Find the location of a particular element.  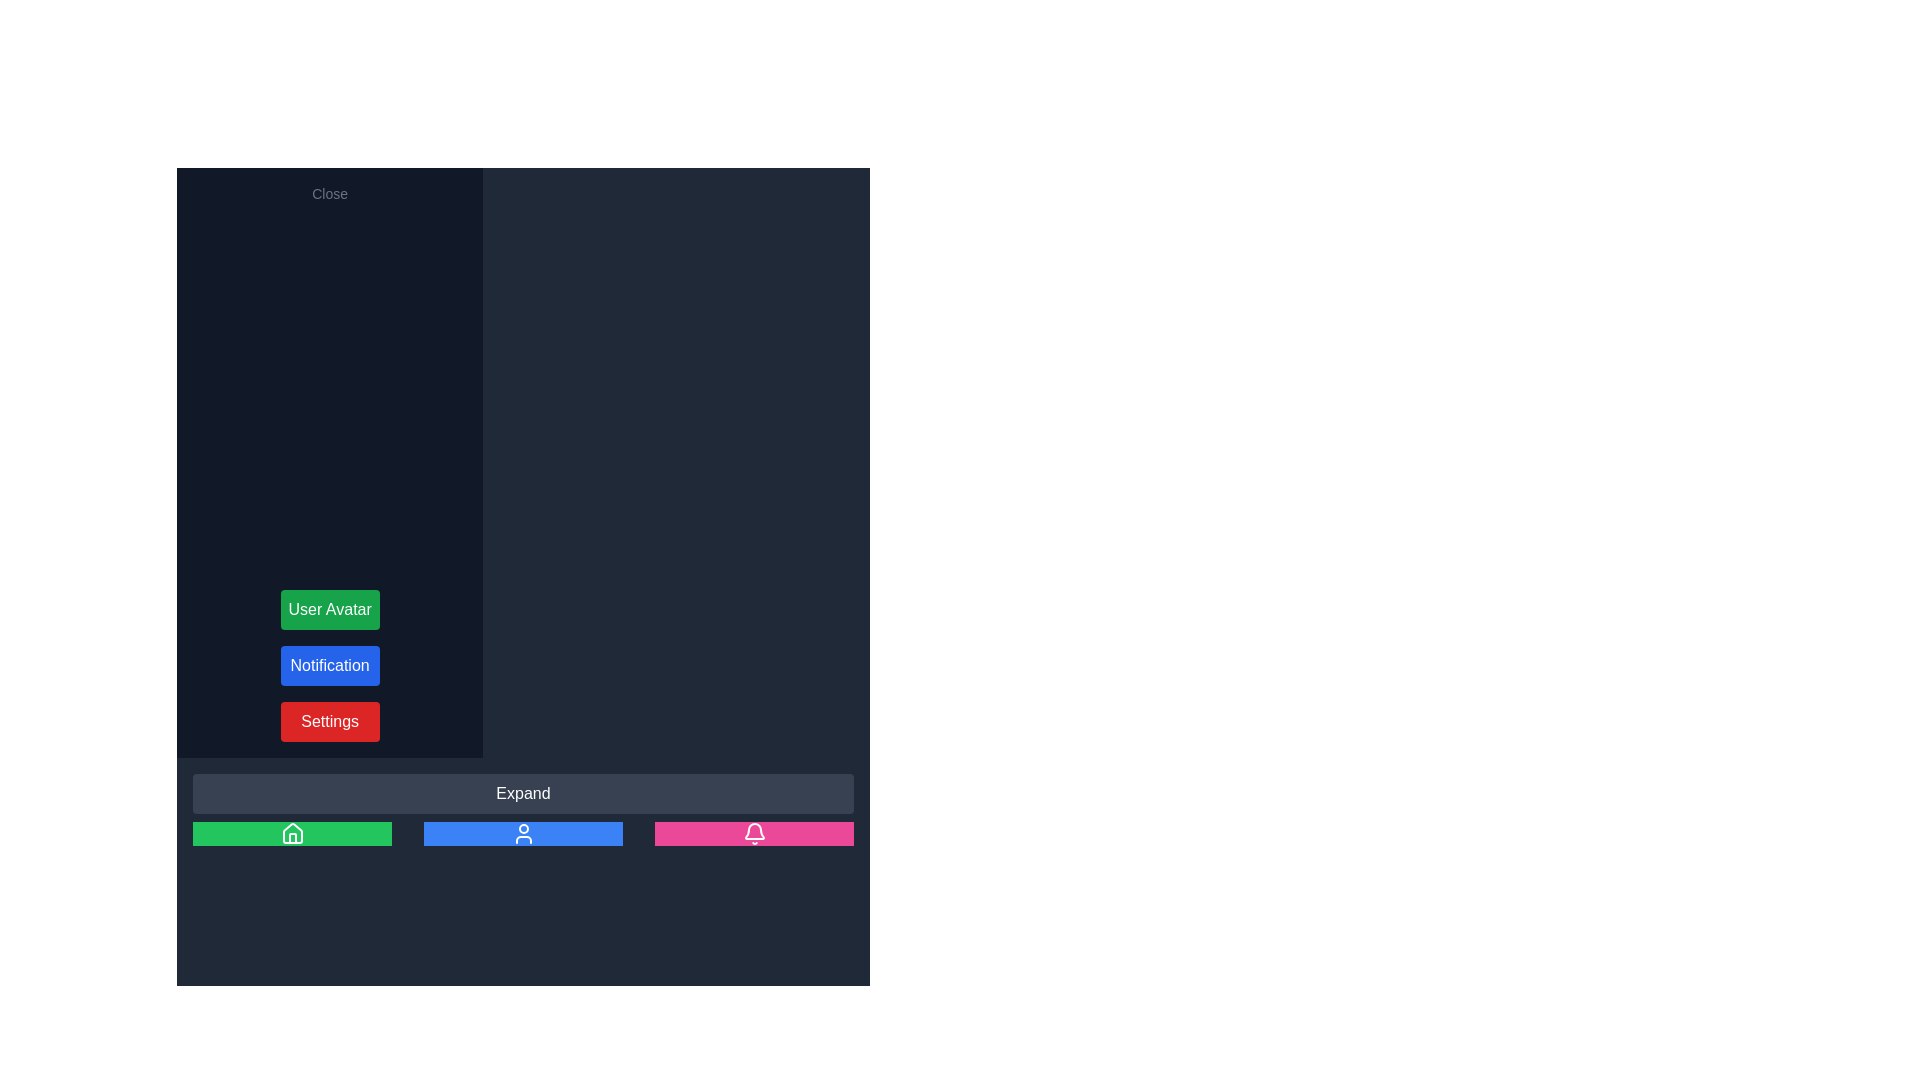

the navigation button at the bottom-center of the interface is located at coordinates (291, 833).